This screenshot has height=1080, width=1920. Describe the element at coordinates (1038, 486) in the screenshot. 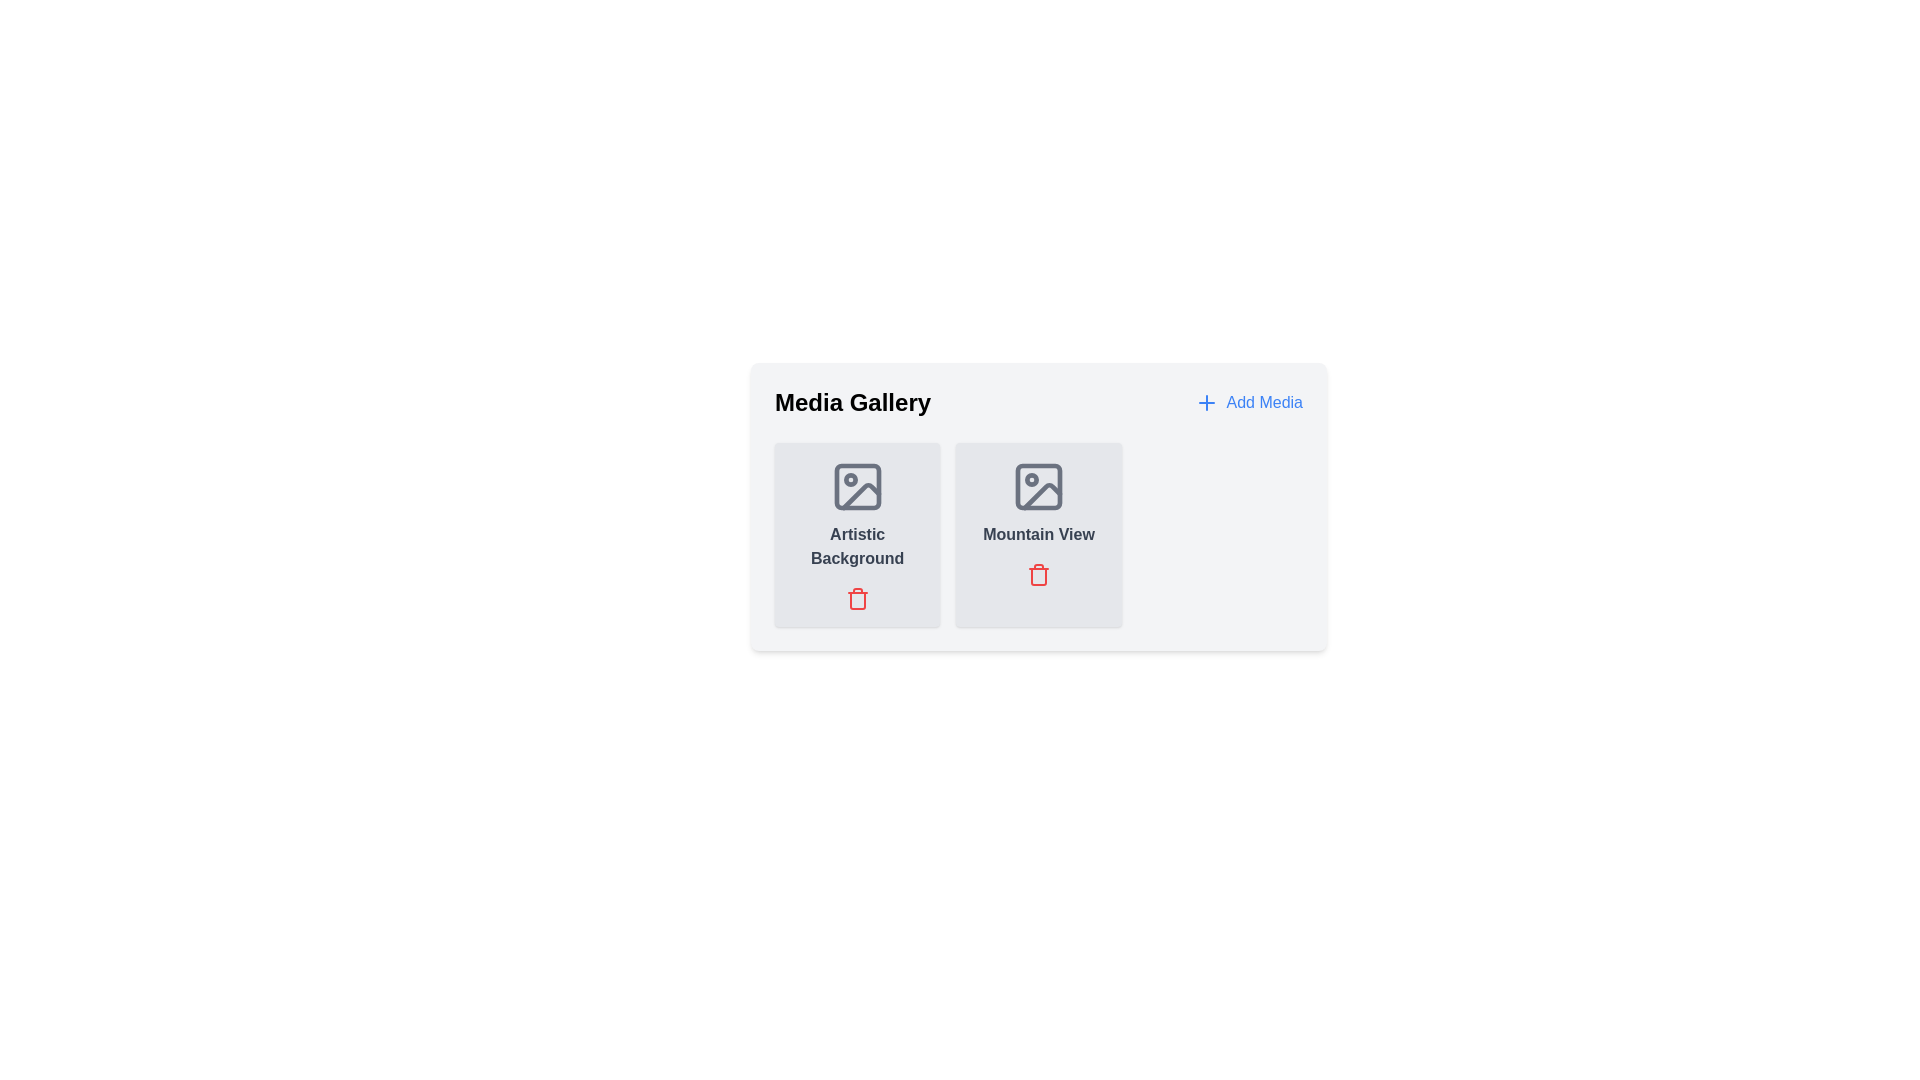

I see `the 'Mountain View' media item icon in the 'Media Gallery' section` at that location.